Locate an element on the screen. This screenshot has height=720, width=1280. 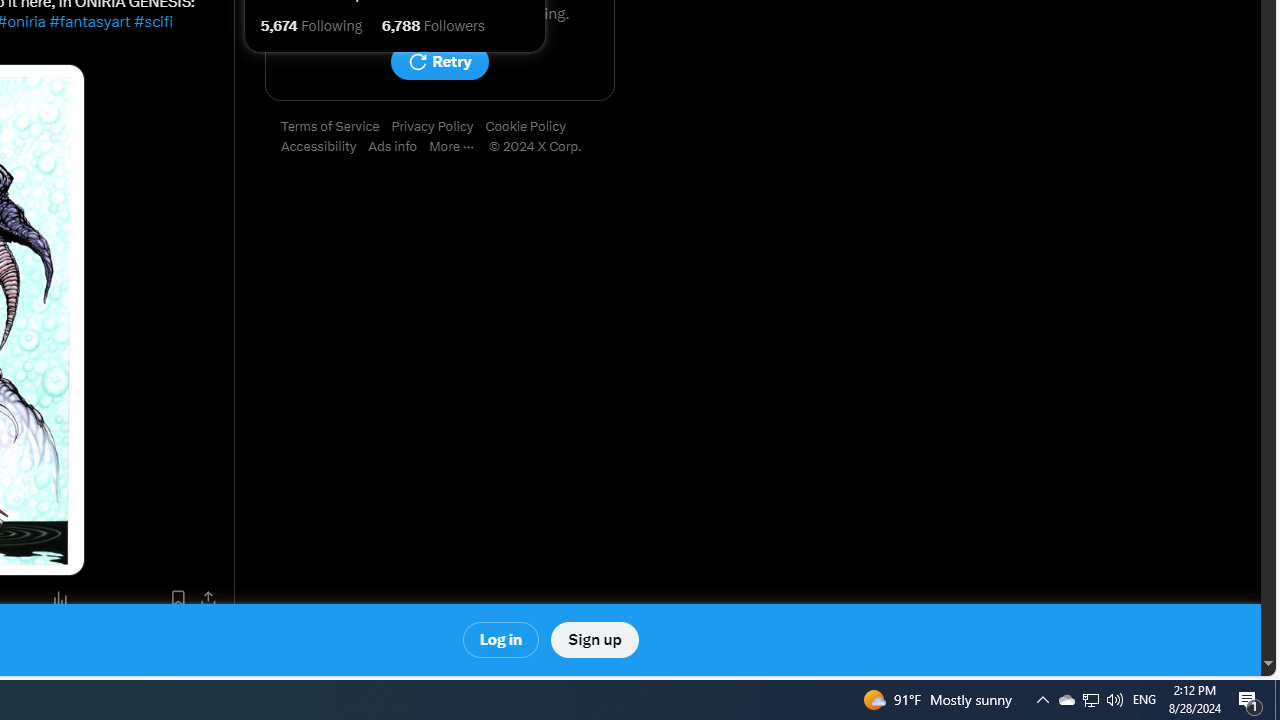
'Ads info' is located at coordinates (399, 146).